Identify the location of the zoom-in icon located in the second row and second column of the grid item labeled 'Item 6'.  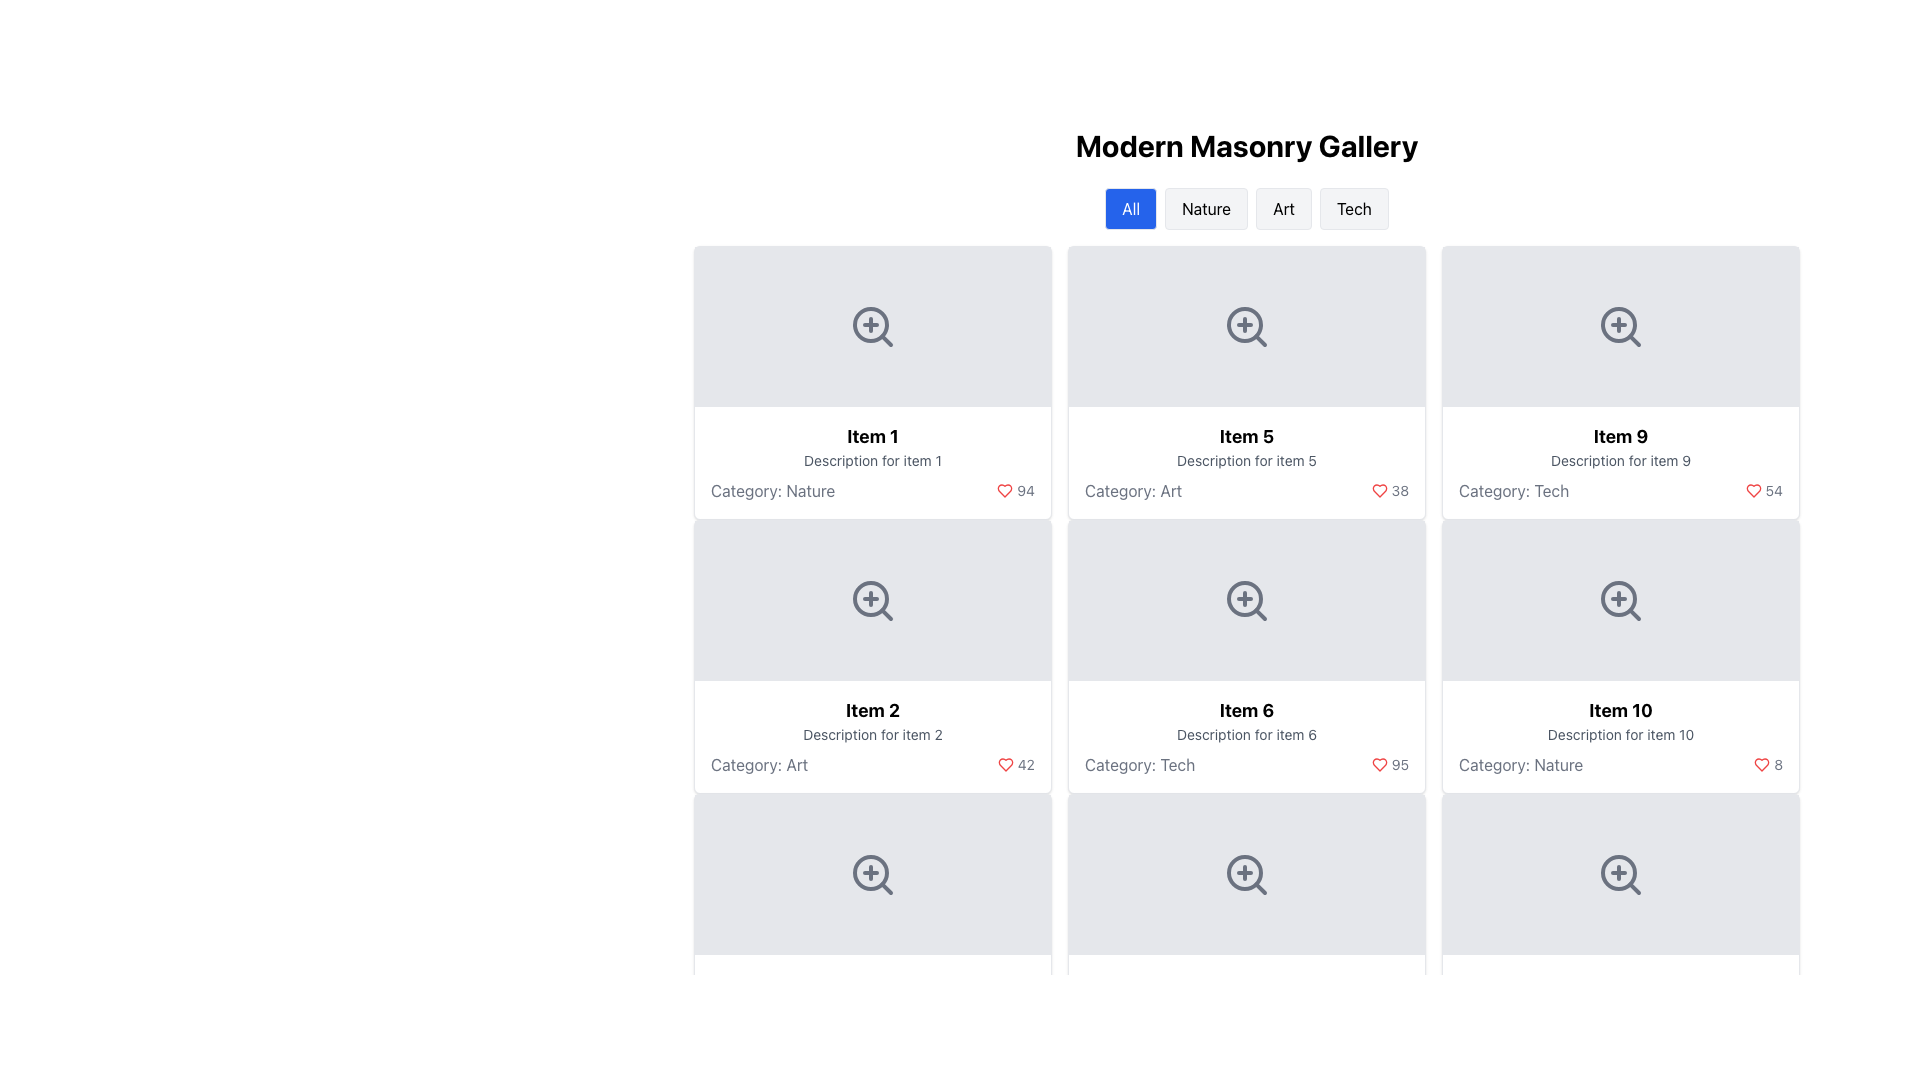
(1246, 600).